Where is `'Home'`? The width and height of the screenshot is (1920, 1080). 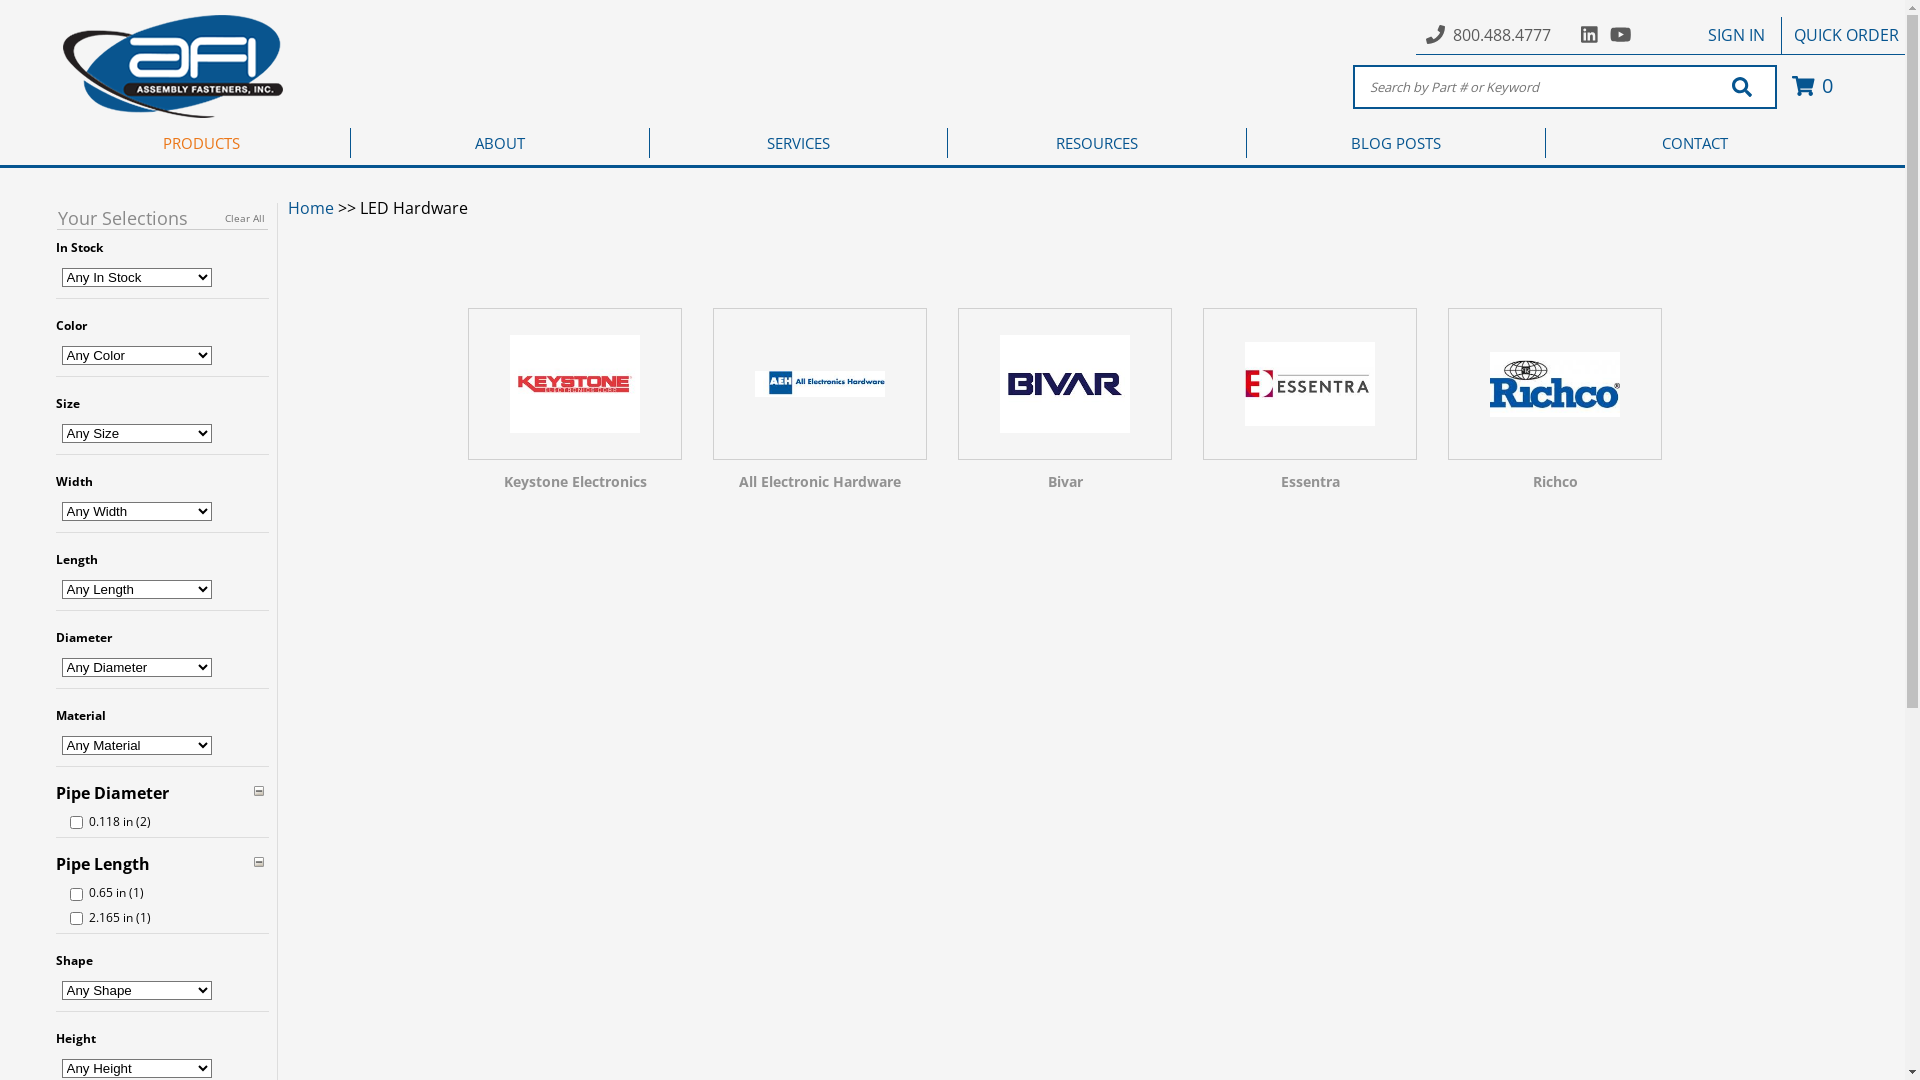 'Home' is located at coordinates (310, 208).